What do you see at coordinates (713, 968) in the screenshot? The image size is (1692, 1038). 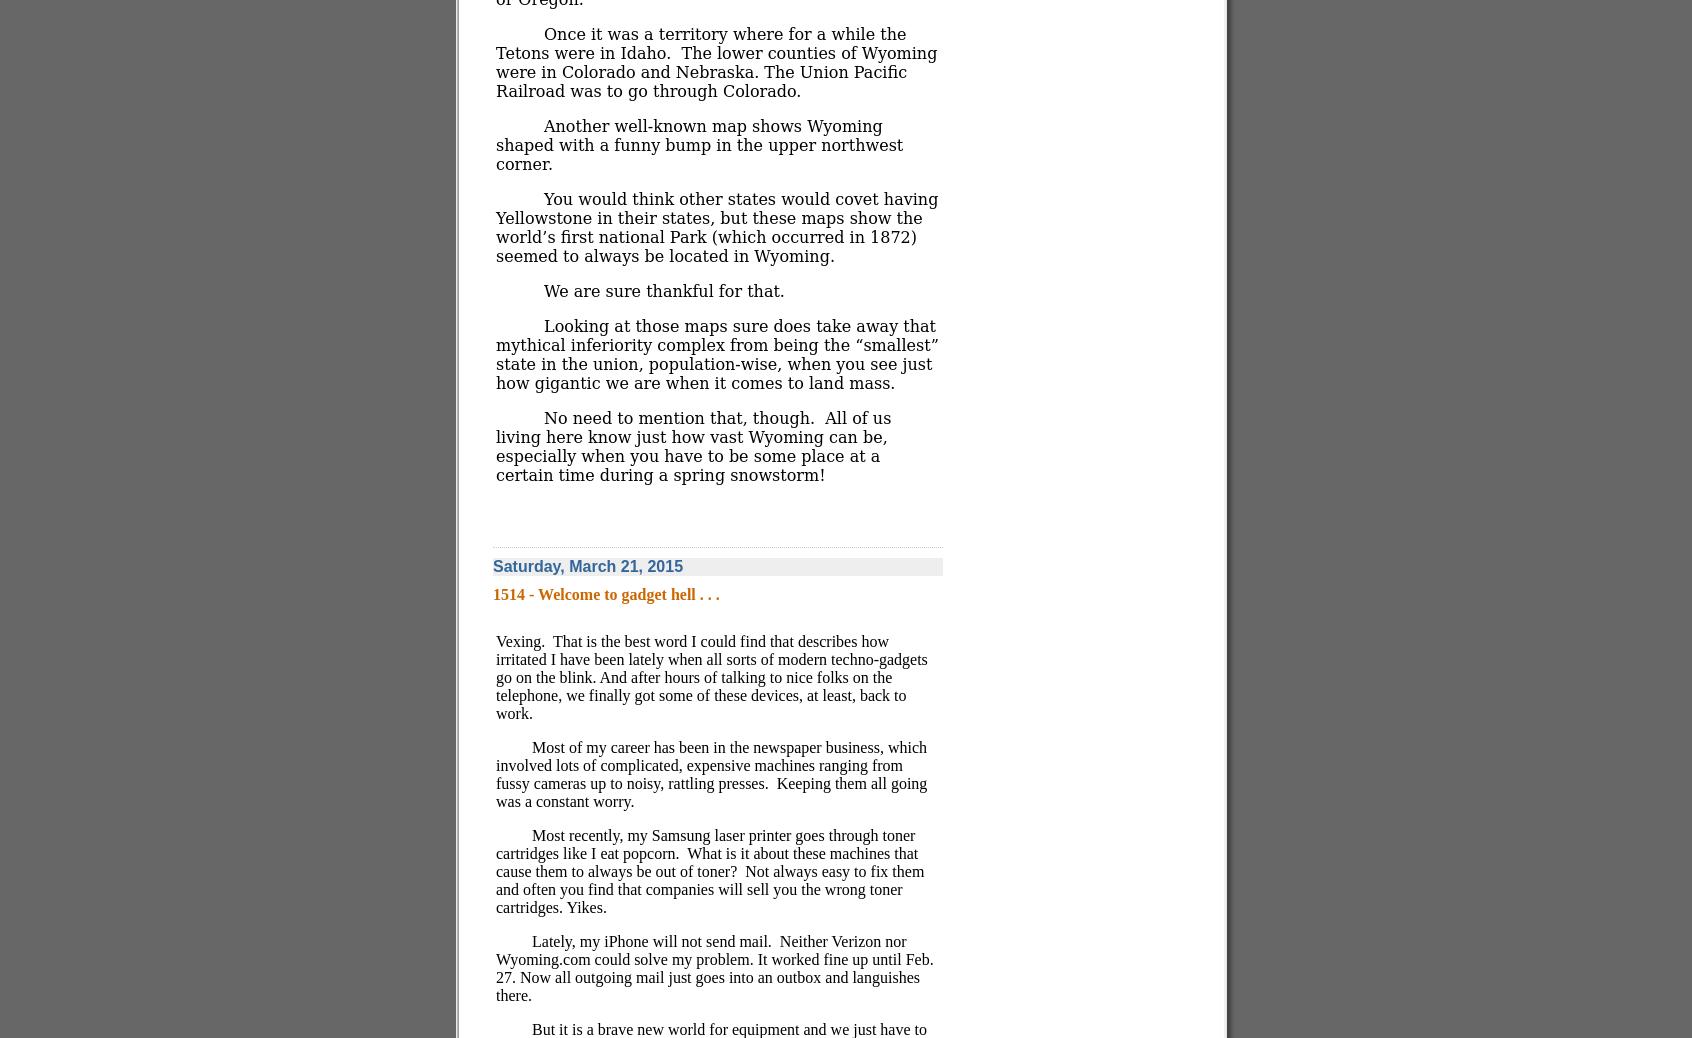 I see `'Neither
Verizon nor Wyoming.com could solve my problem. It worked fine up until Feb.
27. Now all outgoing mail just goes into an outbox and languishes there.'` at bounding box center [713, 968].